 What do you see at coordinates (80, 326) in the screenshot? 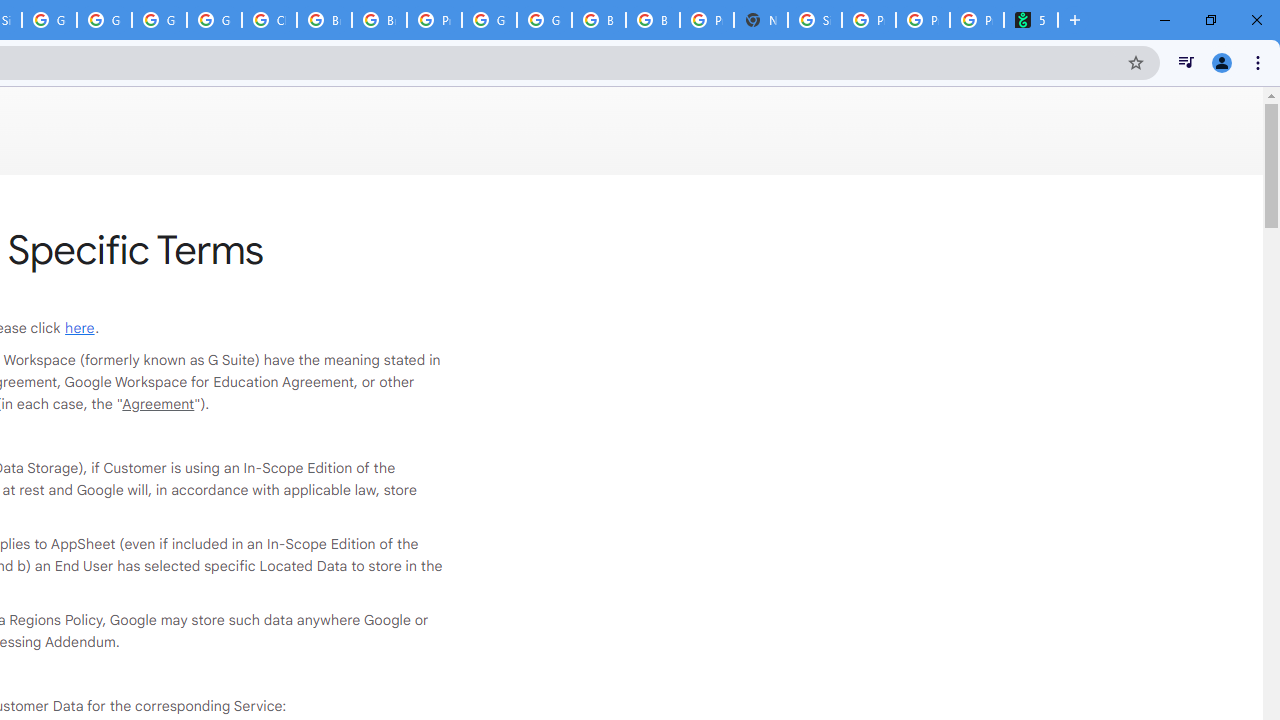
I see `'here'` at bounding box center [80, 326].